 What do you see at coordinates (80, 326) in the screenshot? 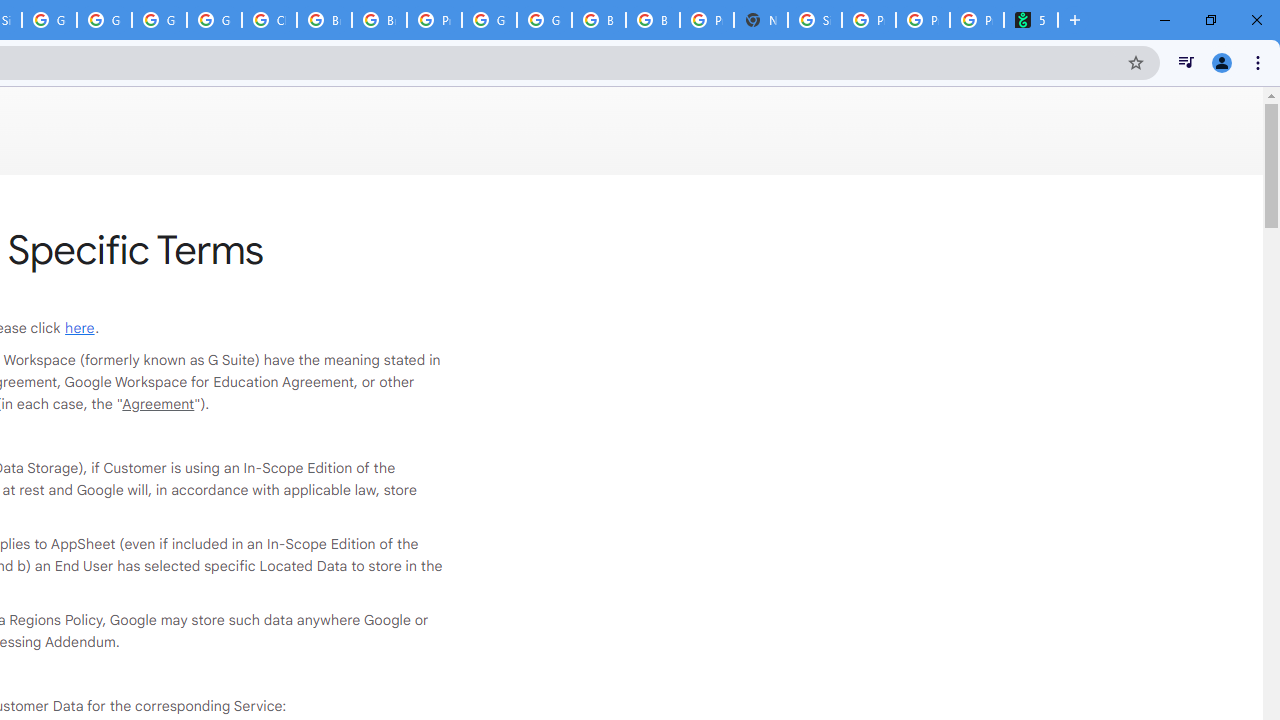
I see `'here'` at bounding box center [80, 326].